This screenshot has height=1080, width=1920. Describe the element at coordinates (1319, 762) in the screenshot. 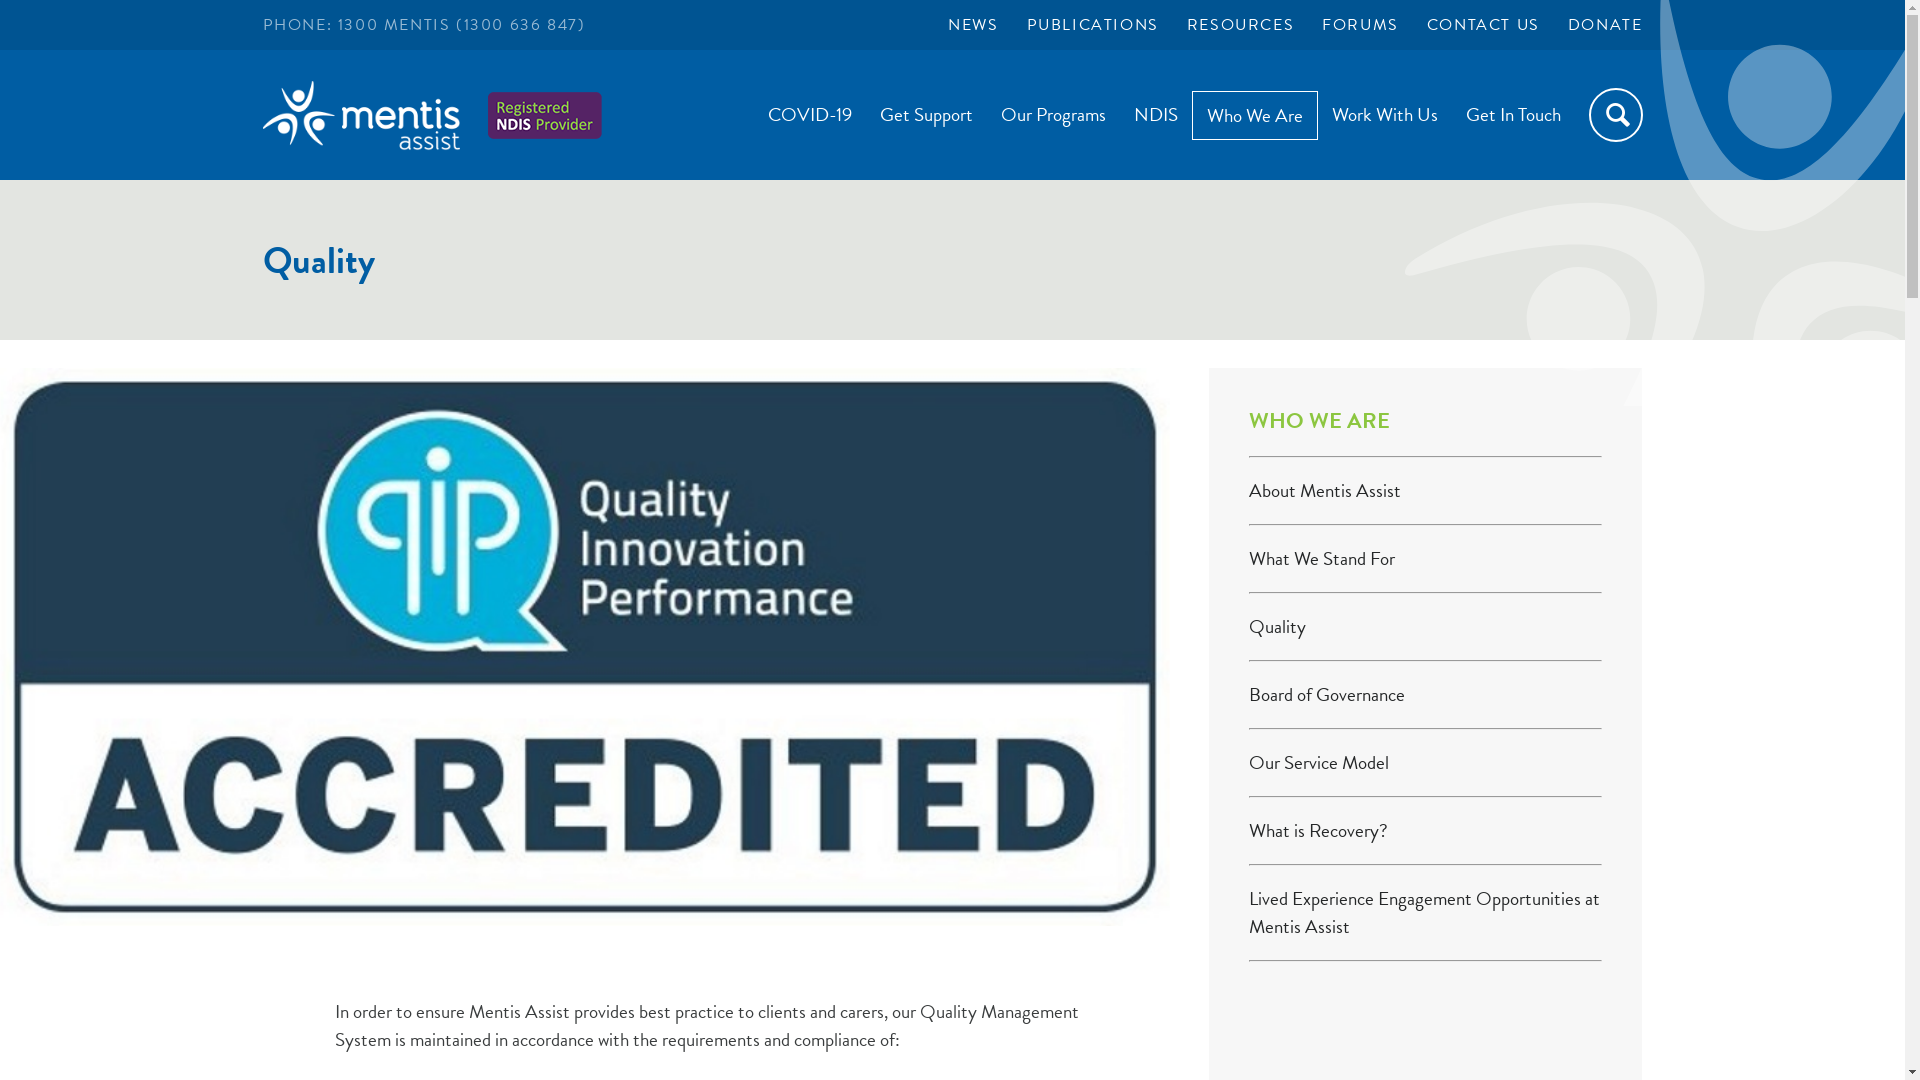

I see `'Our Service Model'` at that location.